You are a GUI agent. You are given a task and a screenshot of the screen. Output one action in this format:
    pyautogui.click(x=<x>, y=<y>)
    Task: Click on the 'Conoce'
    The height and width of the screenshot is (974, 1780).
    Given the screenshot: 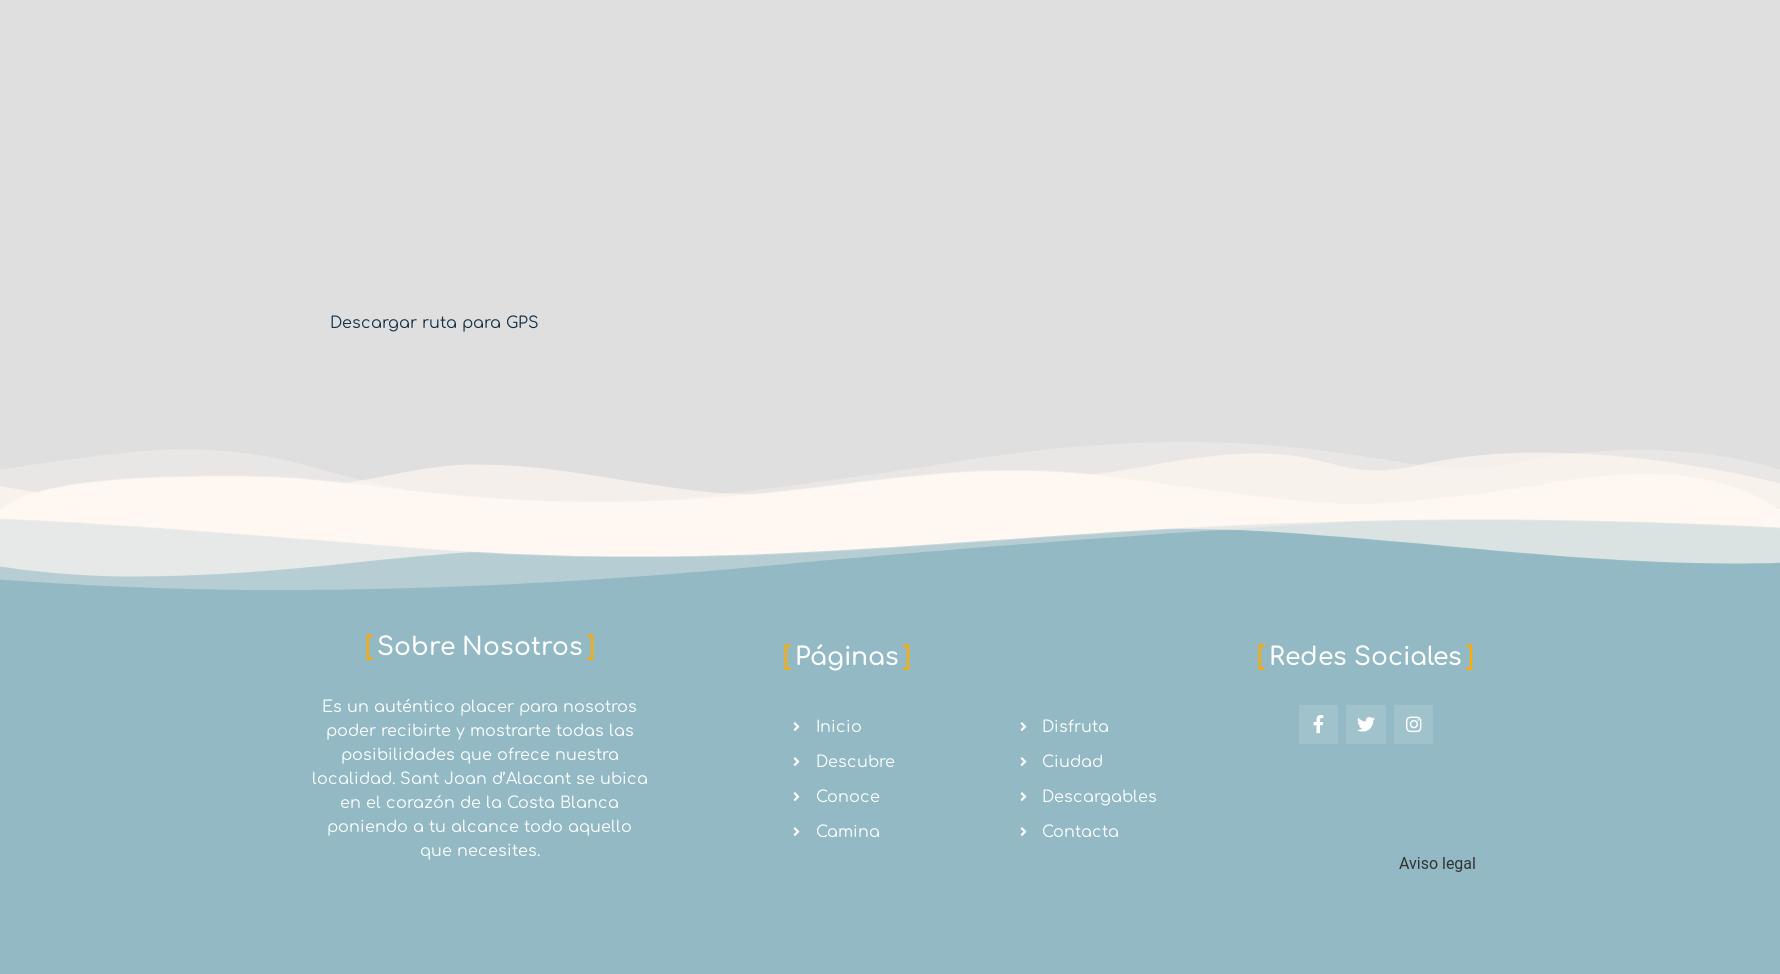 What is the action you would take?
    pyautogui.click(x=845, y=794)
    